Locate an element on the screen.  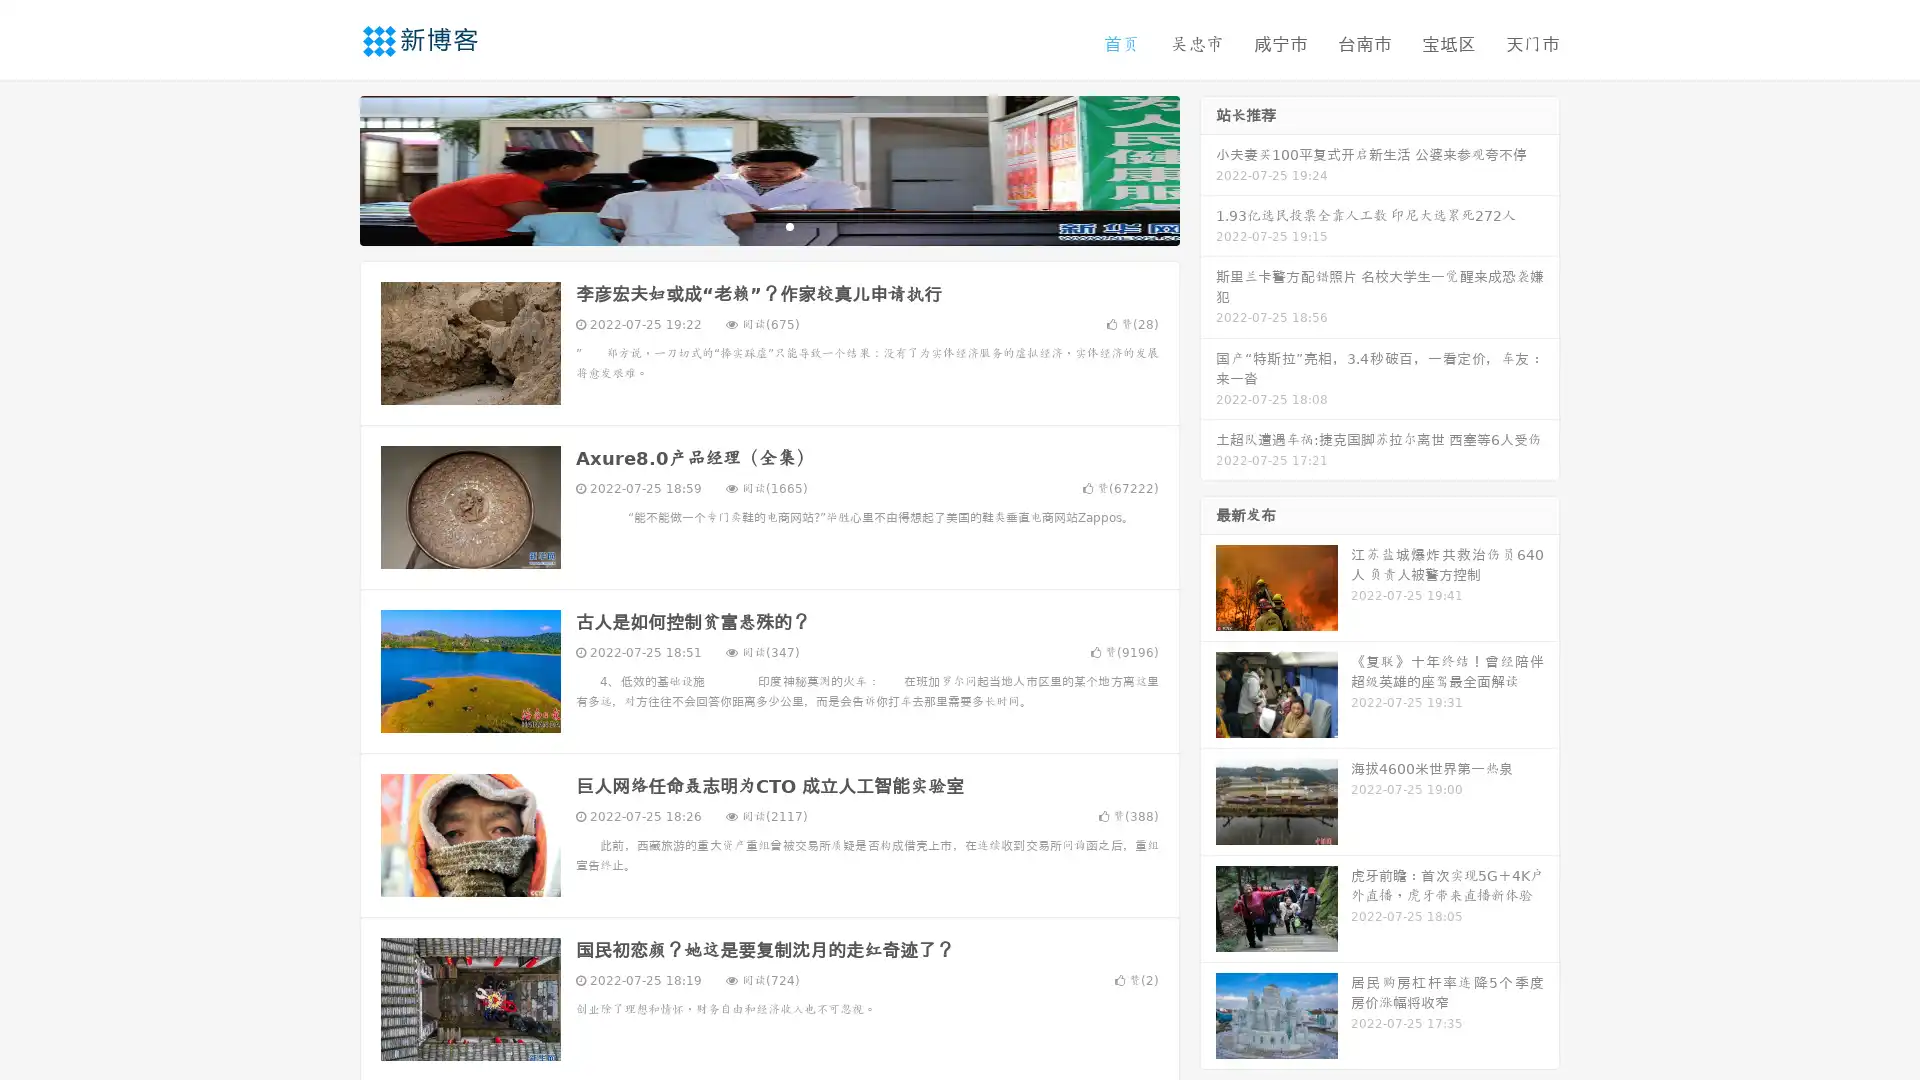
Go to slide 2 is located at coordinates (768, 225).